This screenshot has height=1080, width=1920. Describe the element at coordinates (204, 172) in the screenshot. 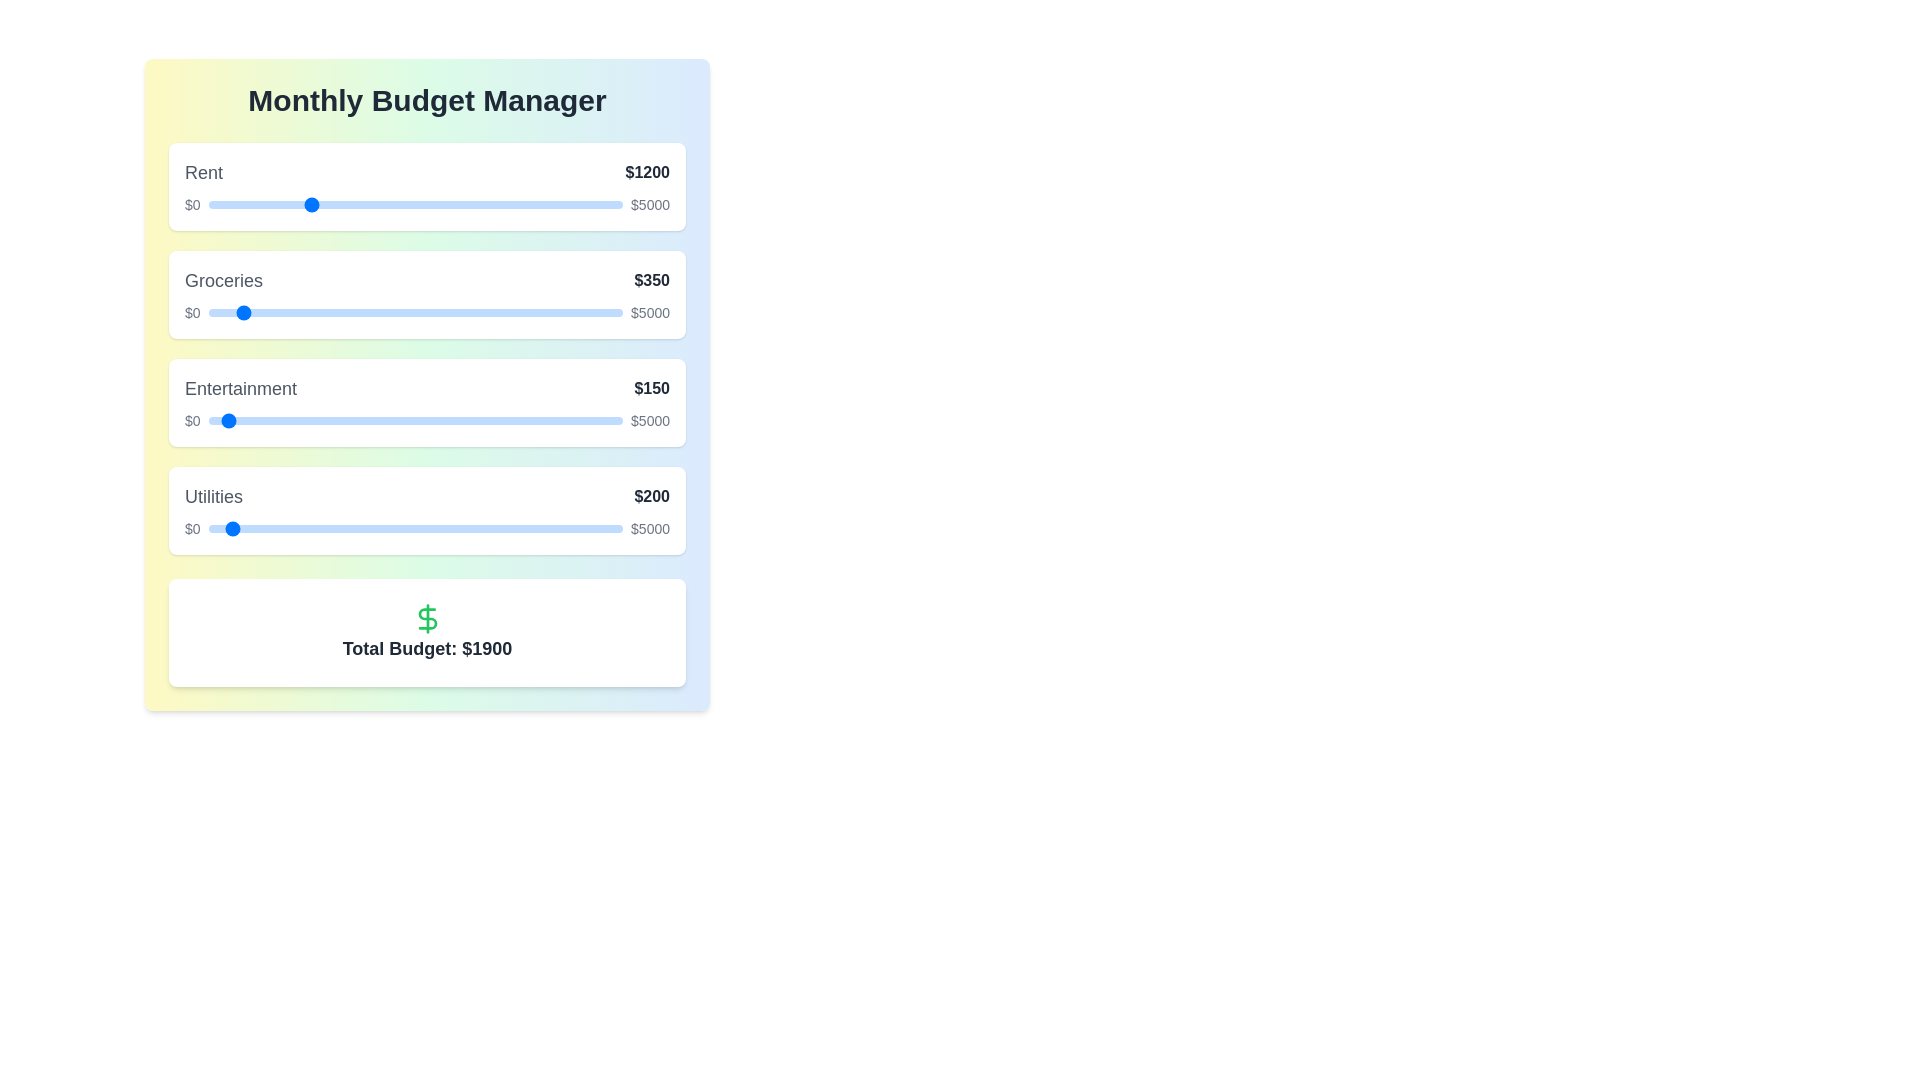

I see `the Text Label that serves as a section header for the budget category, positioned on the left of the row with a monetary value on the right` at that location.